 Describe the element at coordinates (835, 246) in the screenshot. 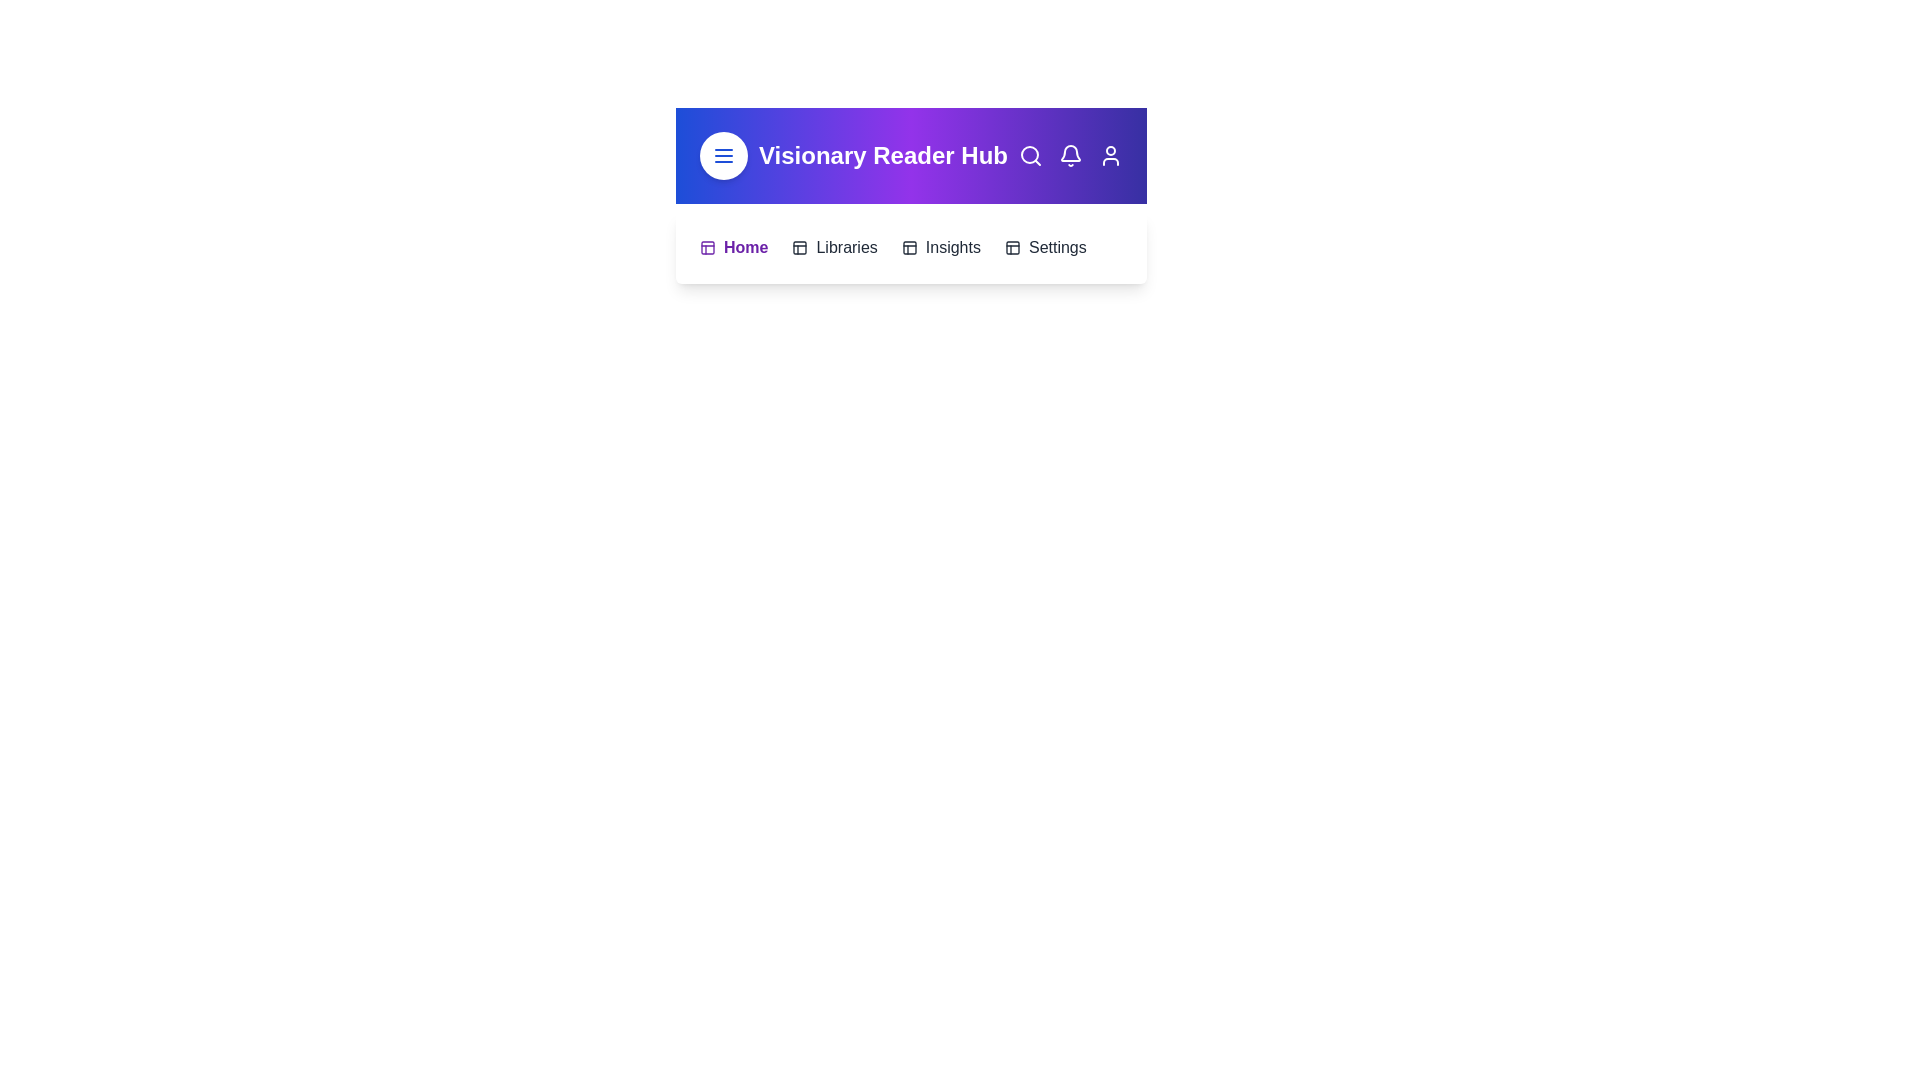

I see `the menu item Libraries by clicking on it` at that location.